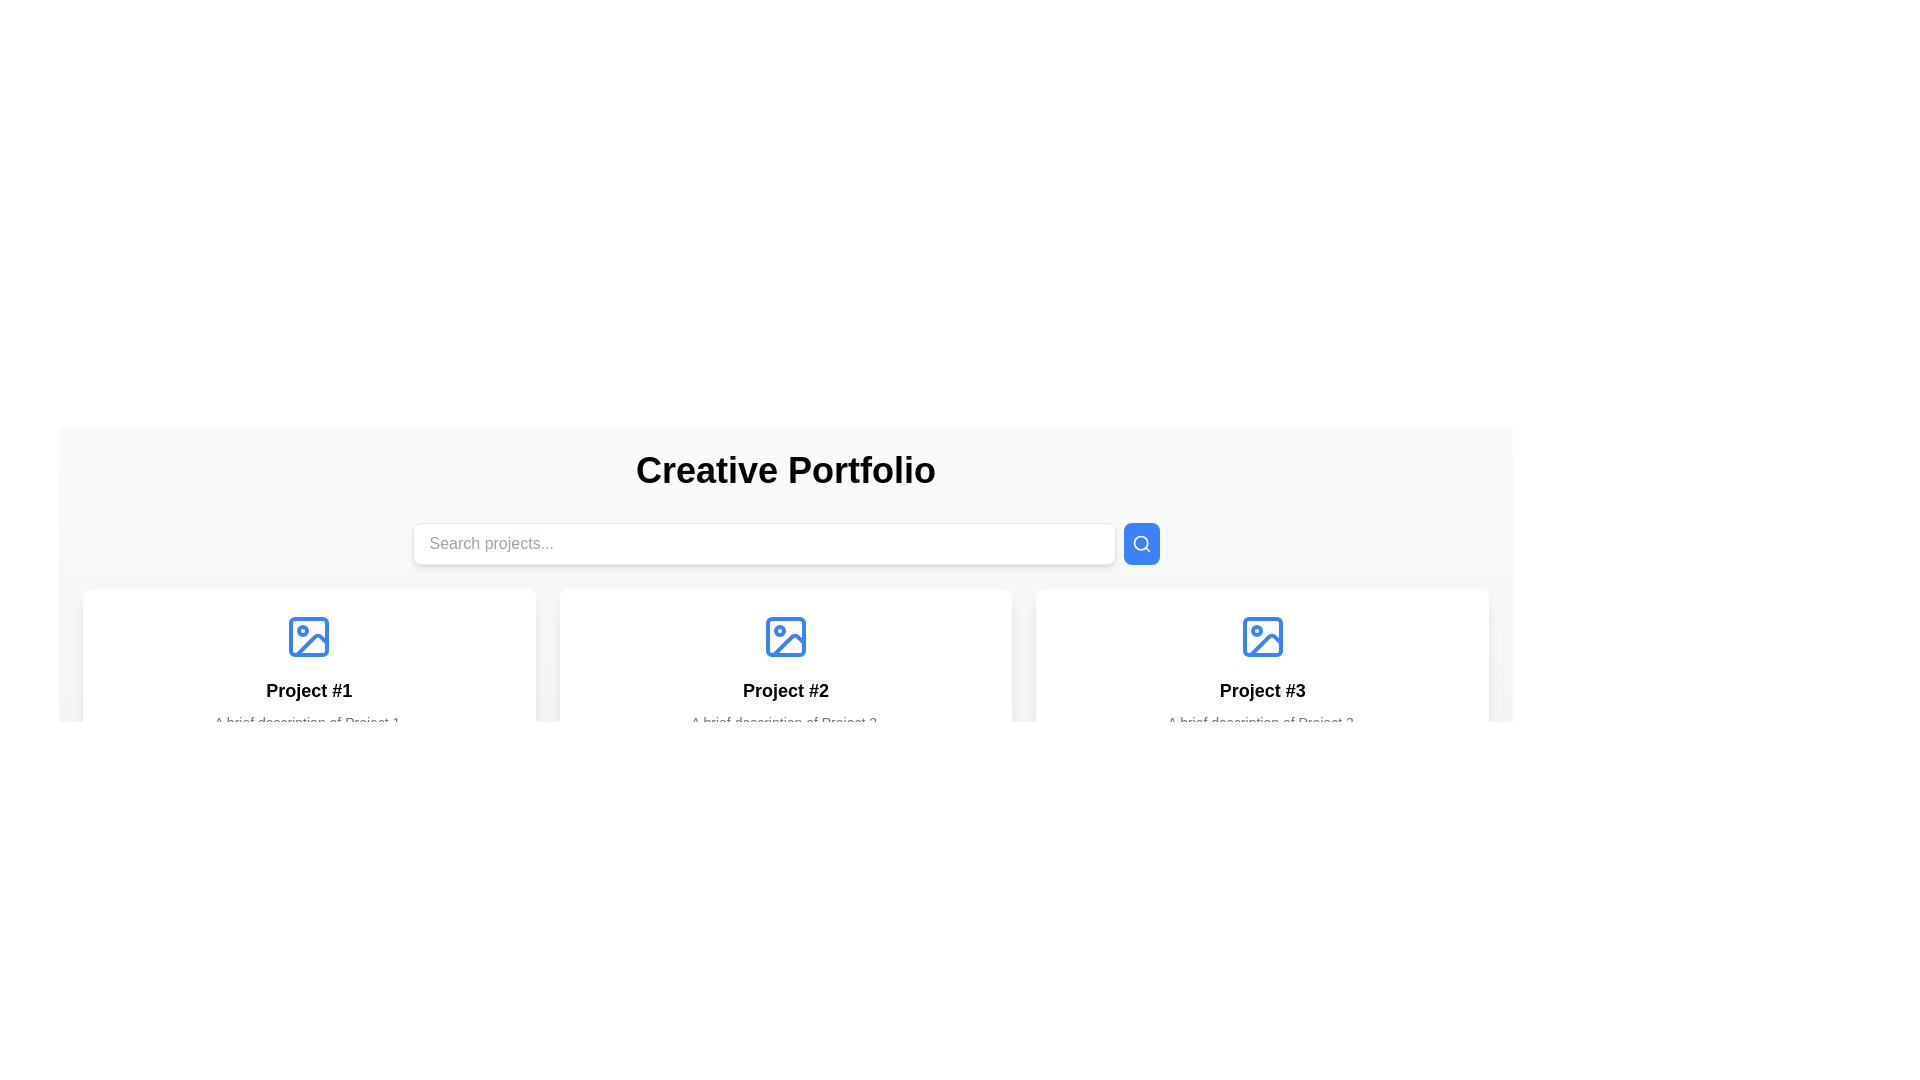  Describe the element at coordinates (1261, 722) in the screenshot. I see `supplementary description text located beneath the title 'Project #3' in the project card layout` at that location.